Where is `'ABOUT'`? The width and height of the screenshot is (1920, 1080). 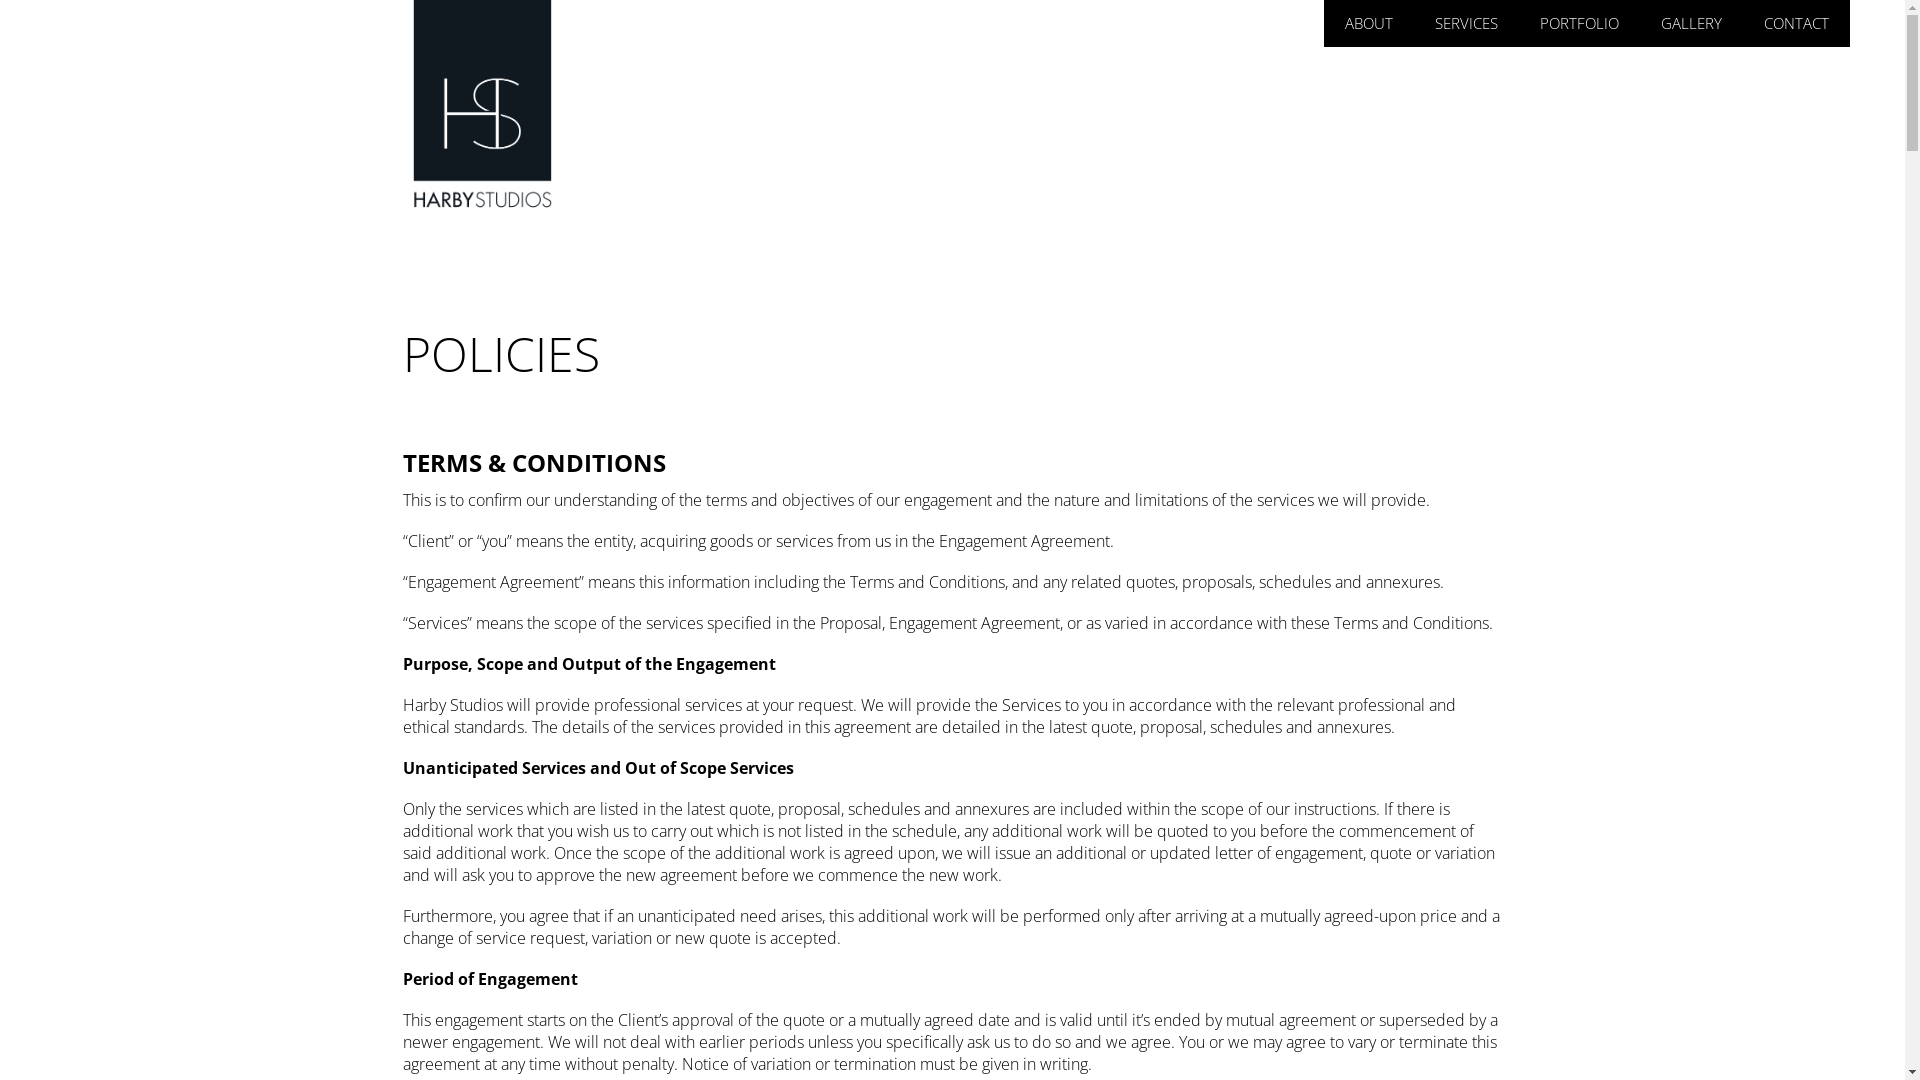
'ABOUT' is located at coordinates (1367, 23).